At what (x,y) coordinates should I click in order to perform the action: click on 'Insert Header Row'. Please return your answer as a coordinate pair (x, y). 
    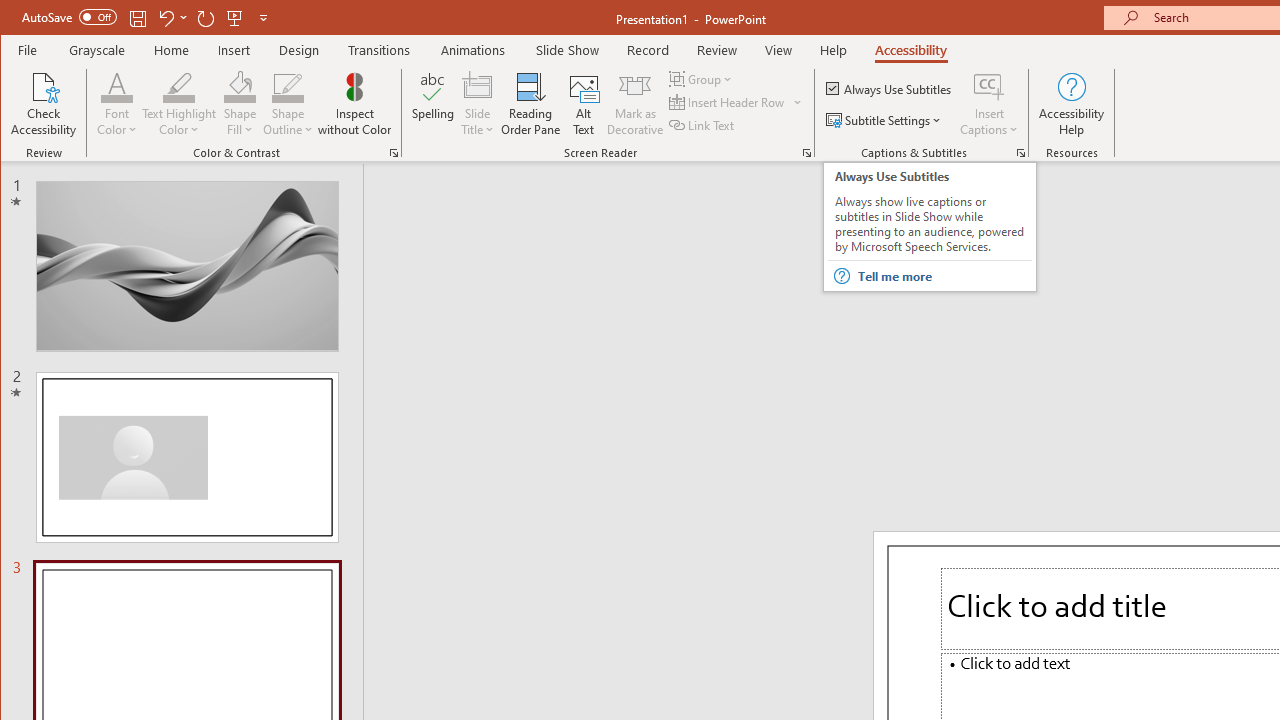
    Looking at the image, I should click on (735, 102).